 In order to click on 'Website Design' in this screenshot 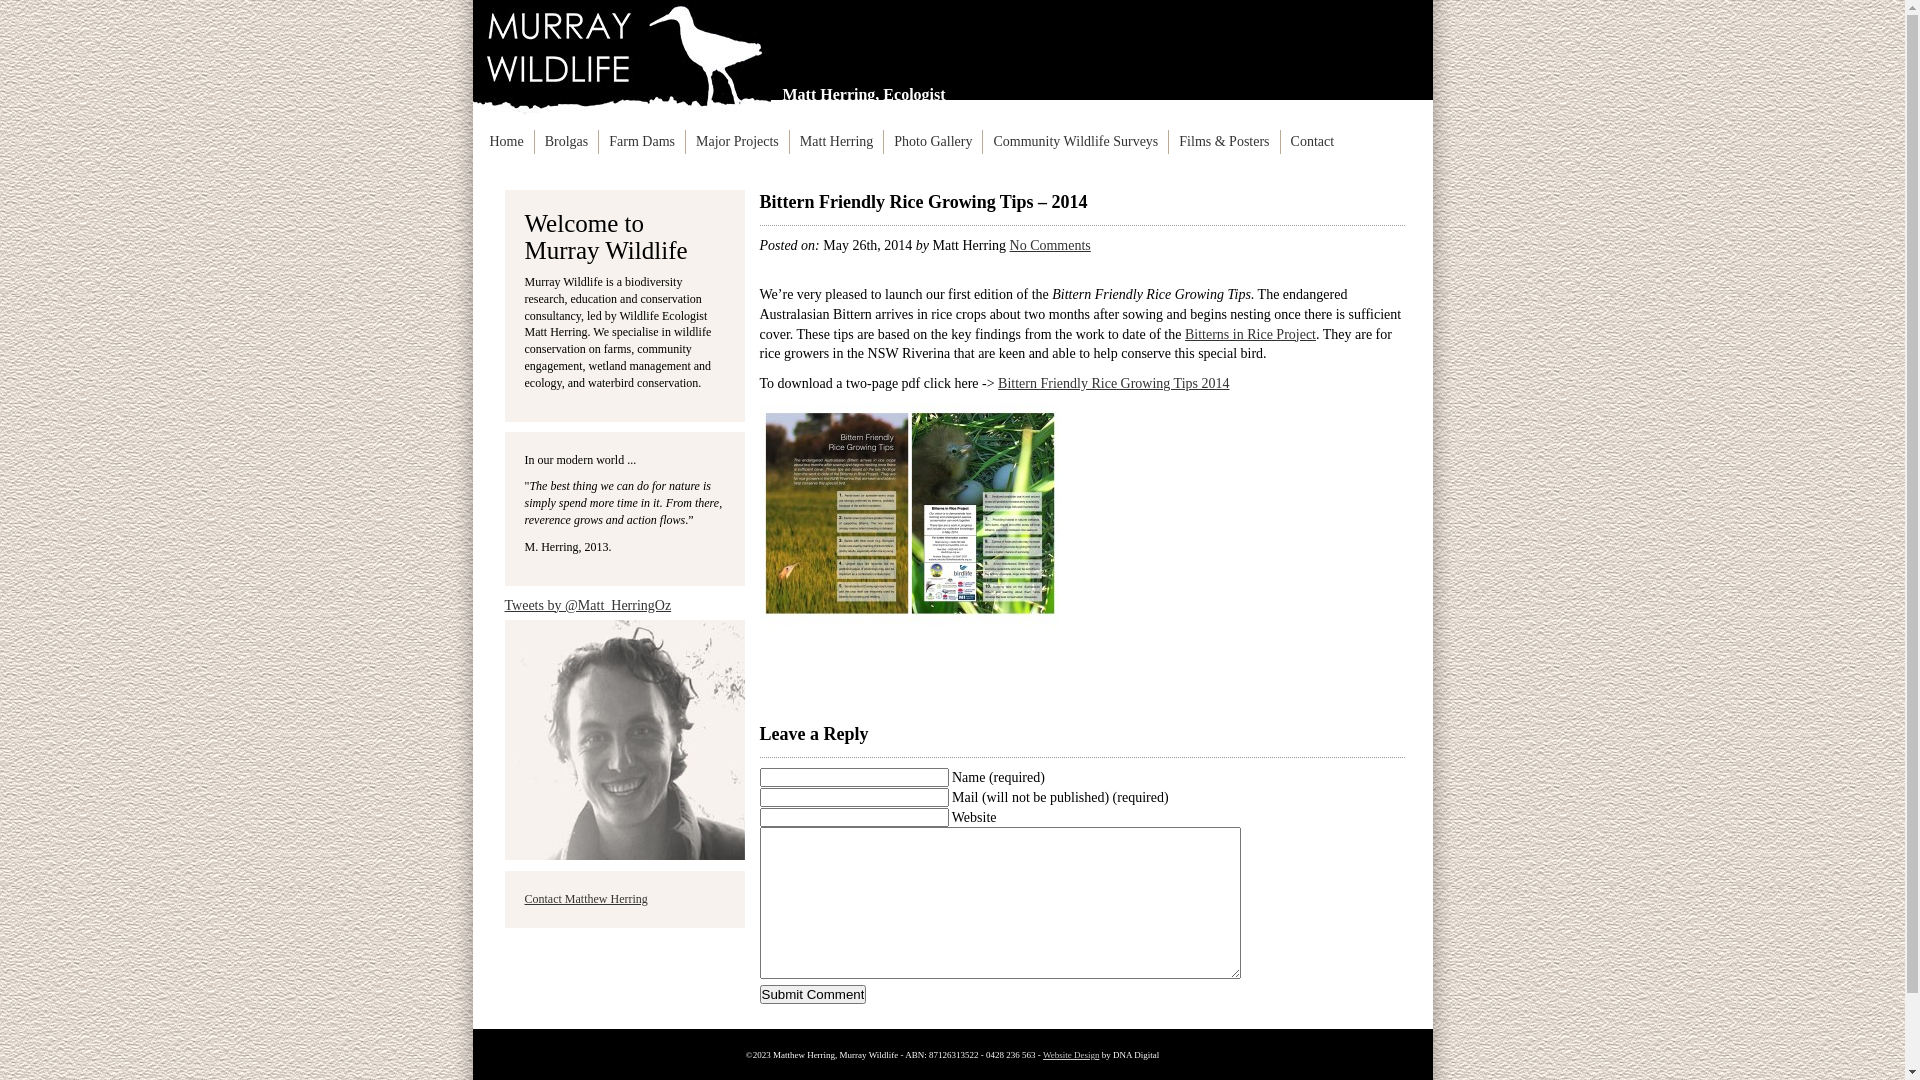, I will do `click(1070, 1054)`.